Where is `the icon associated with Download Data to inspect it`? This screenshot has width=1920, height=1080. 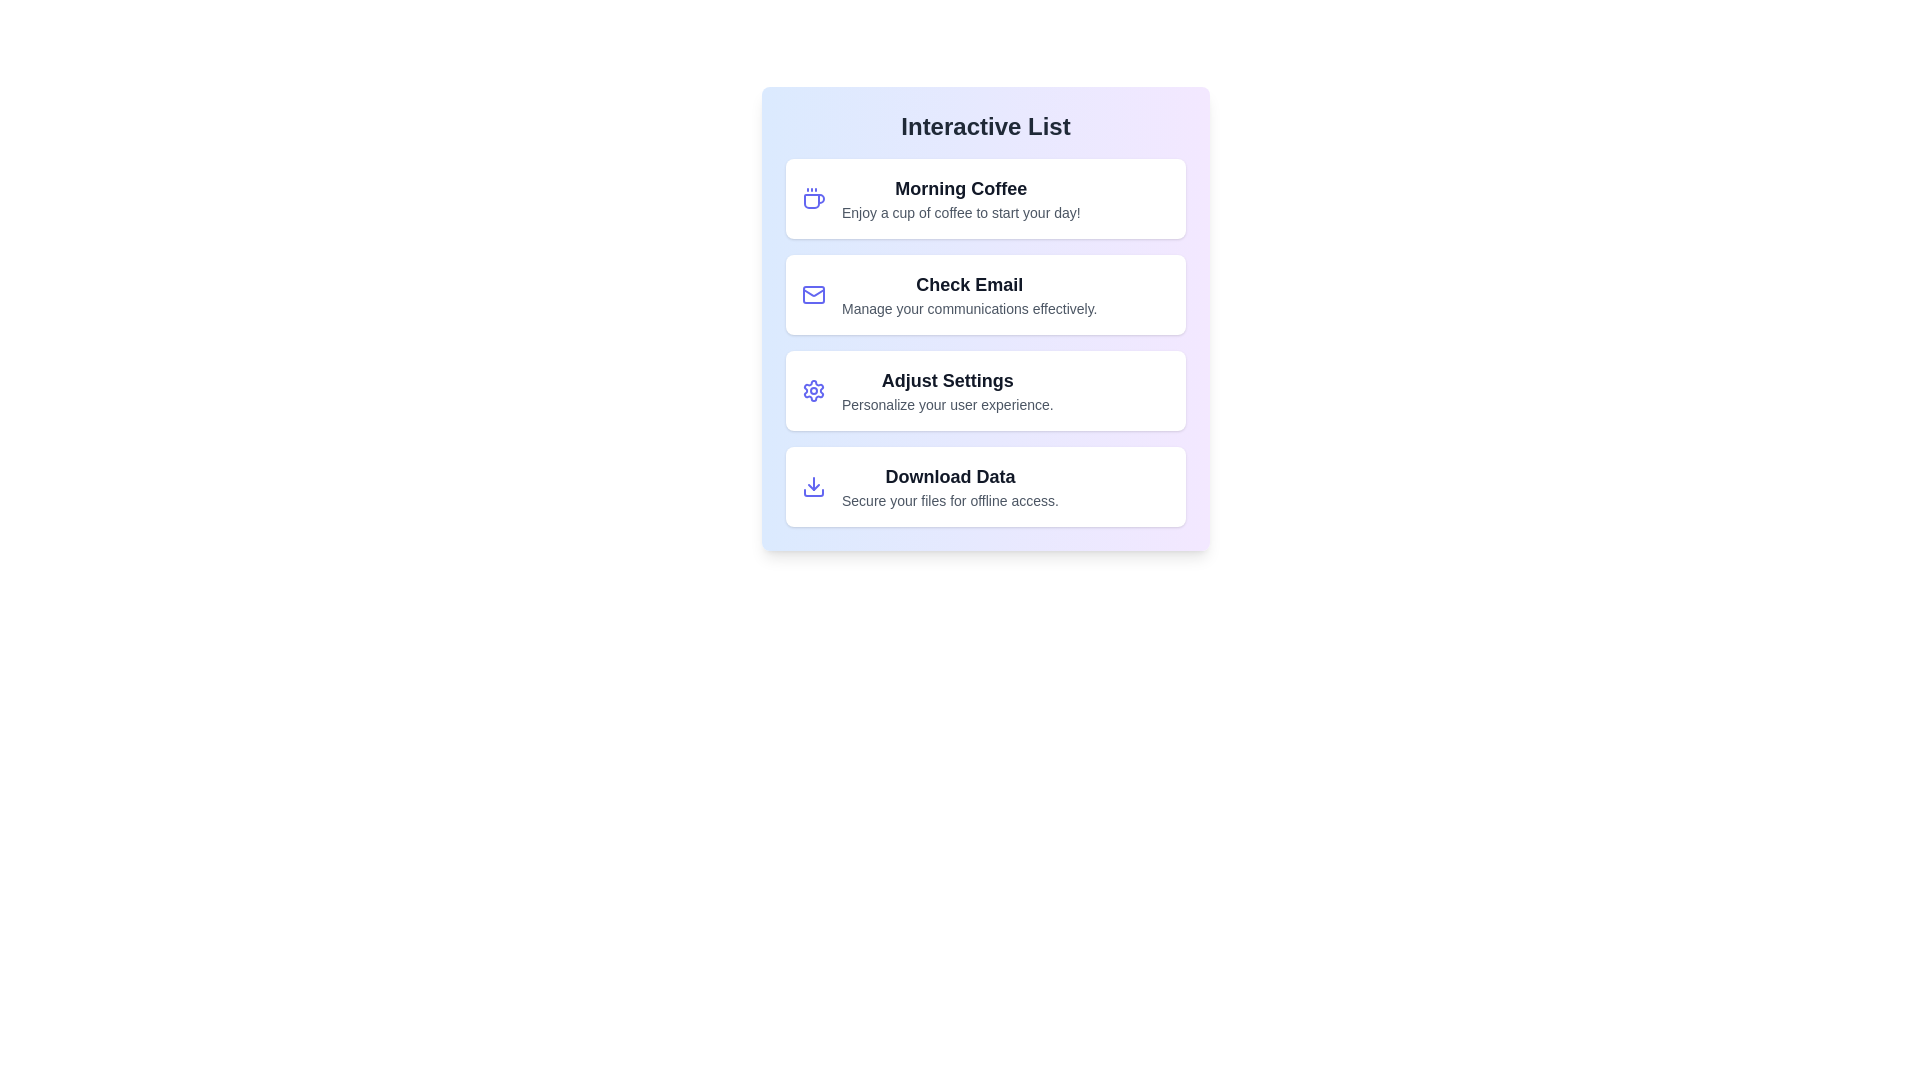 the icon associated with Download Data to inspect it is located at coordinates (814, 486).